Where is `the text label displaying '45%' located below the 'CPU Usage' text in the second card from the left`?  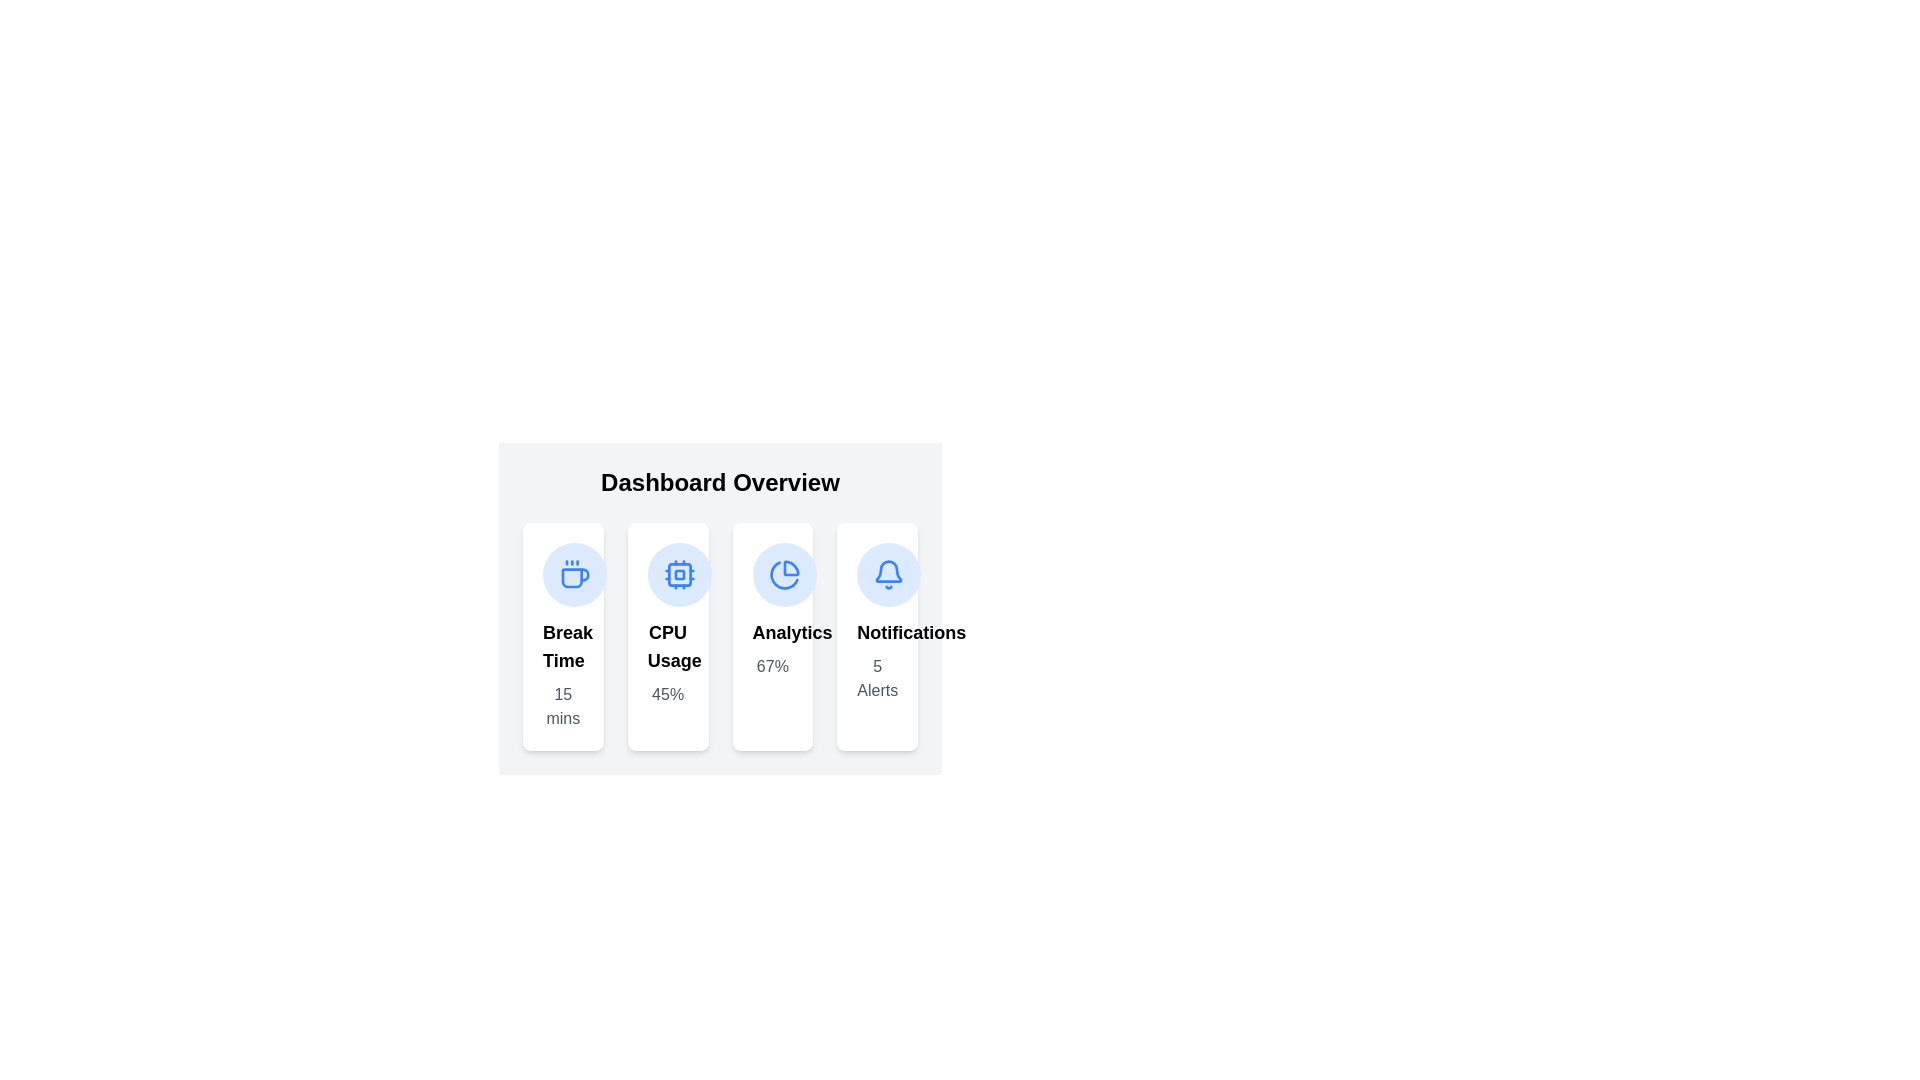 the text label displaying '45%' located below the 'CPU Usage' text in the second card from the left is located at coordinates (668, 693).